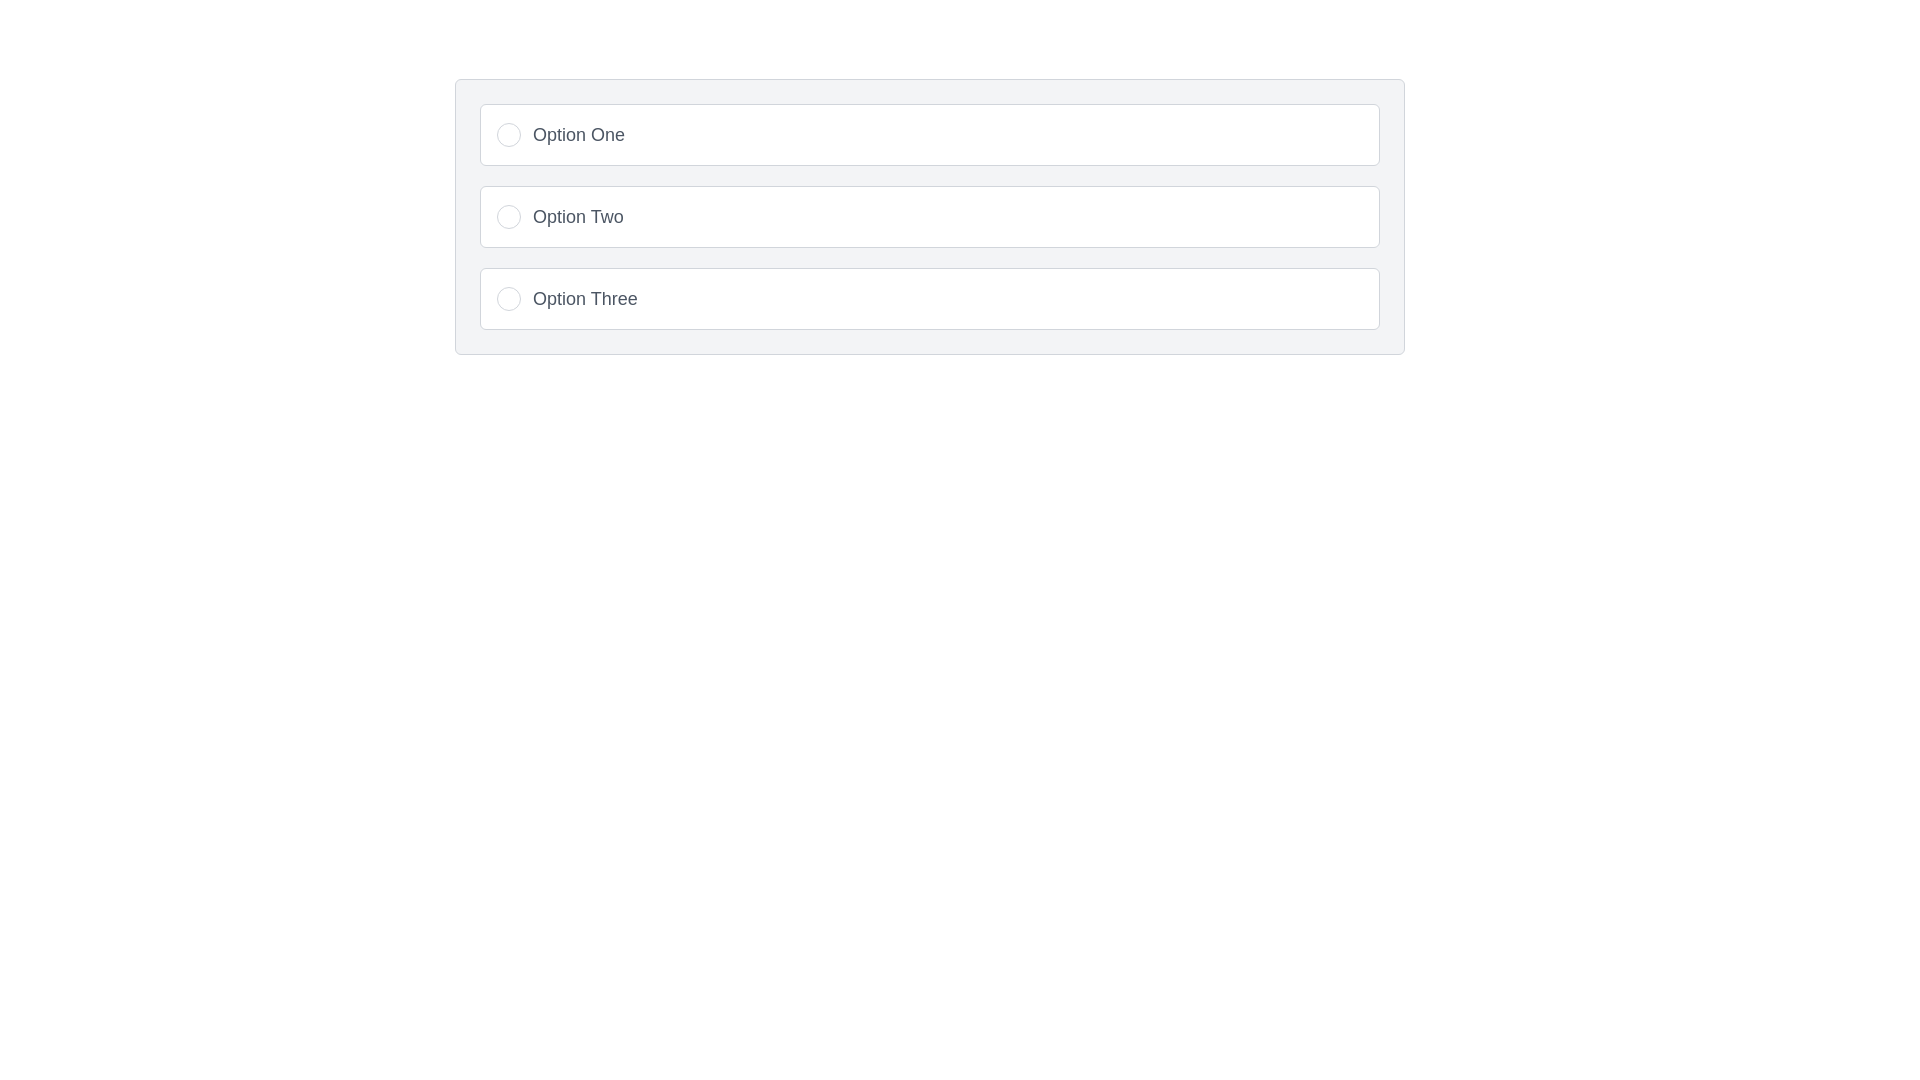 This screenshot has width=1920, height=1080. I want to click on the second radio button labeled 'Option Two' in the group of three horizontally arranged options, so click(929, 216).